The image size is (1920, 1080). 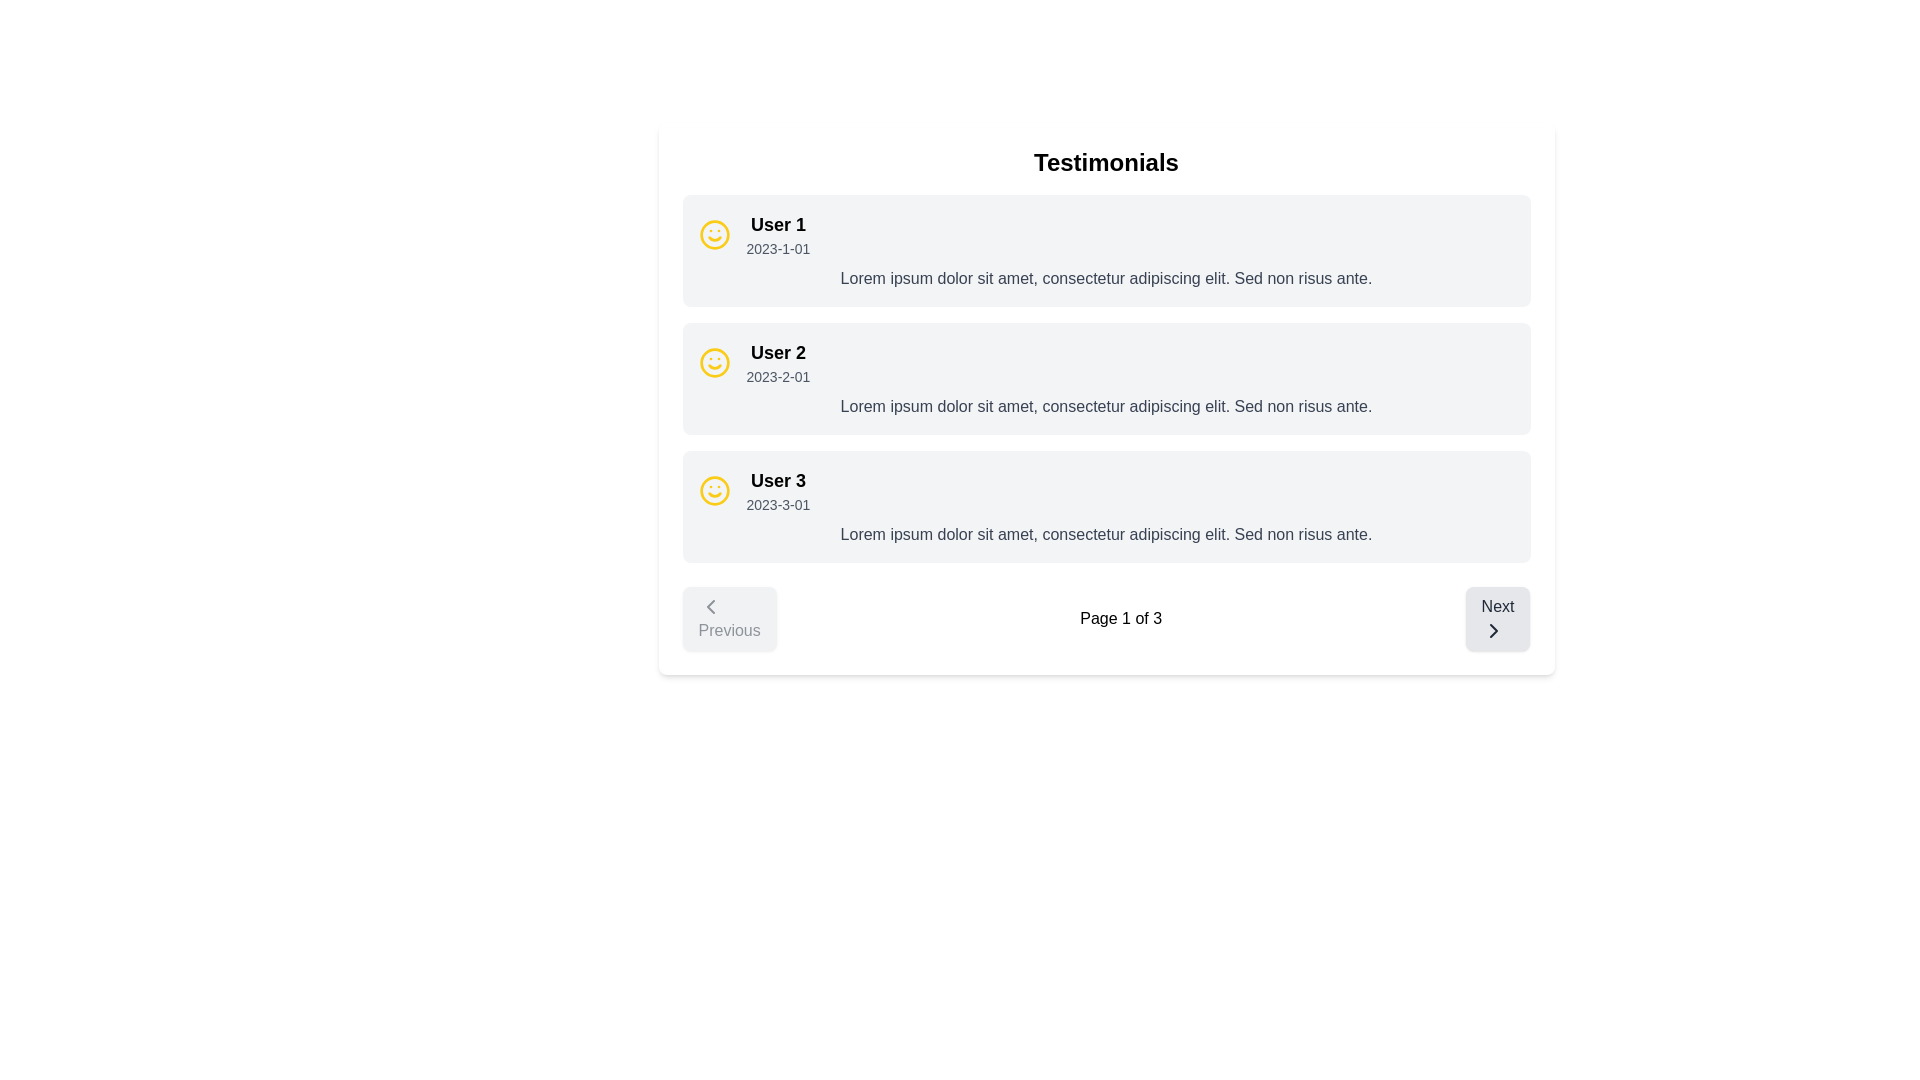 I want to click on the text from the Text Block containing 'Lorem ipsum dolor sit amet, consectetur adipiscing elit. Sed non risus ante.' located in the second testimonial box under the 'Testimonials' section, so click(x=1105, y=406).